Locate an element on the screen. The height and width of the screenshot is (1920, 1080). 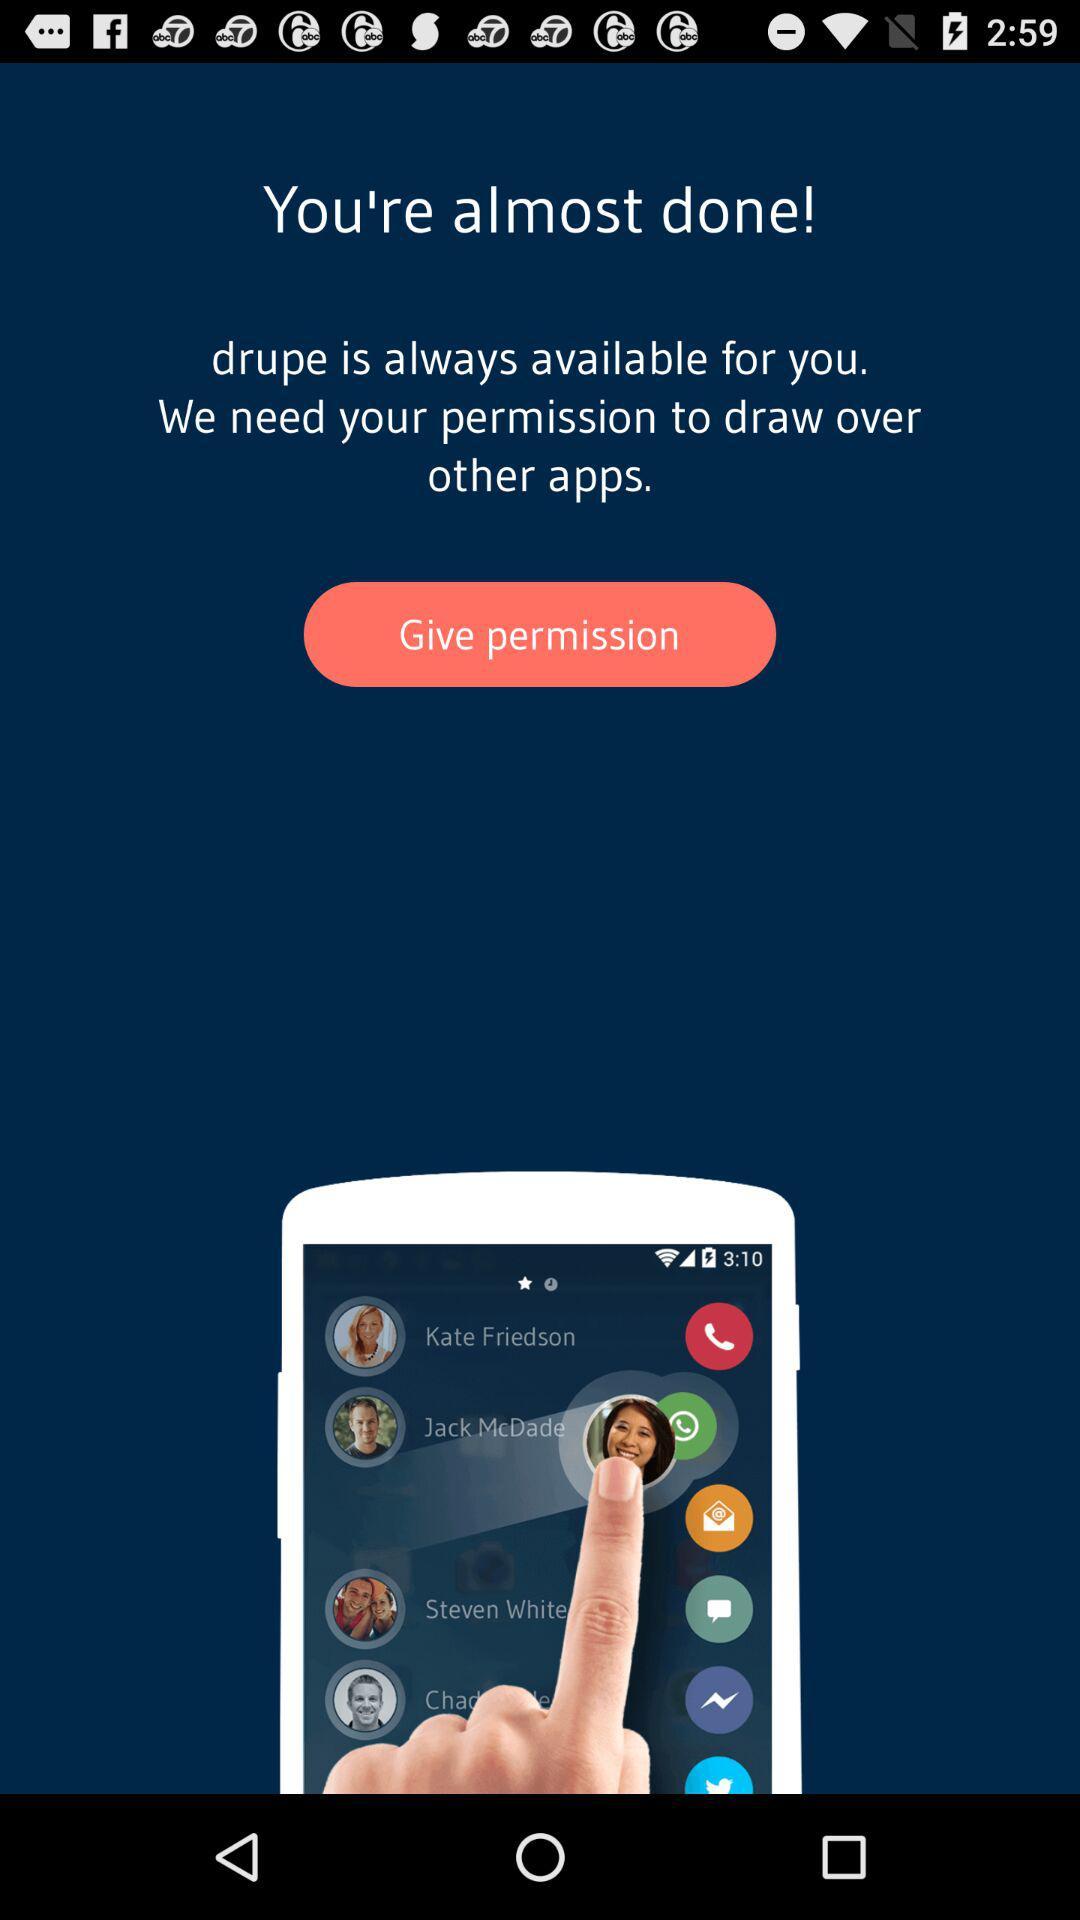
give permission item is located at coordinates (540, 633).